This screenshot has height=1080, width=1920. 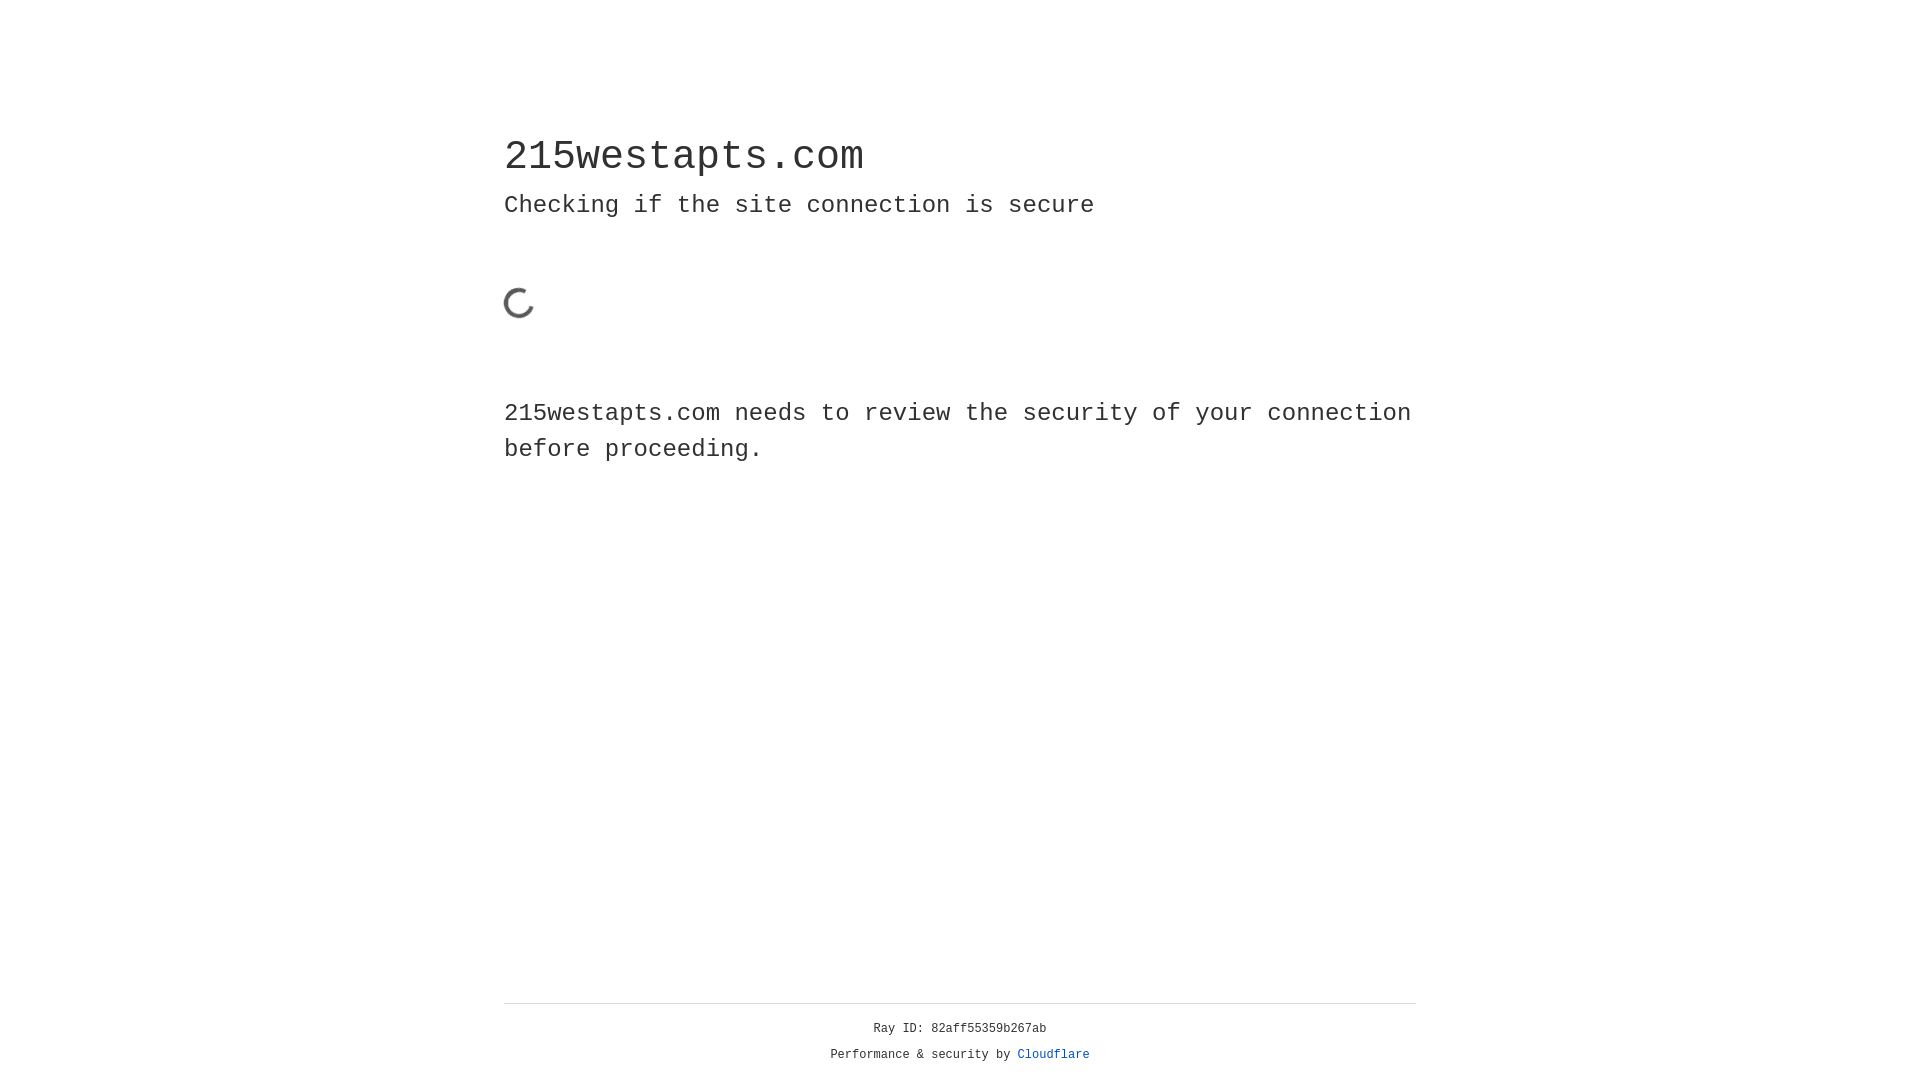 I want to click on 'Cloudflare', so click(x=1017, y=1054).